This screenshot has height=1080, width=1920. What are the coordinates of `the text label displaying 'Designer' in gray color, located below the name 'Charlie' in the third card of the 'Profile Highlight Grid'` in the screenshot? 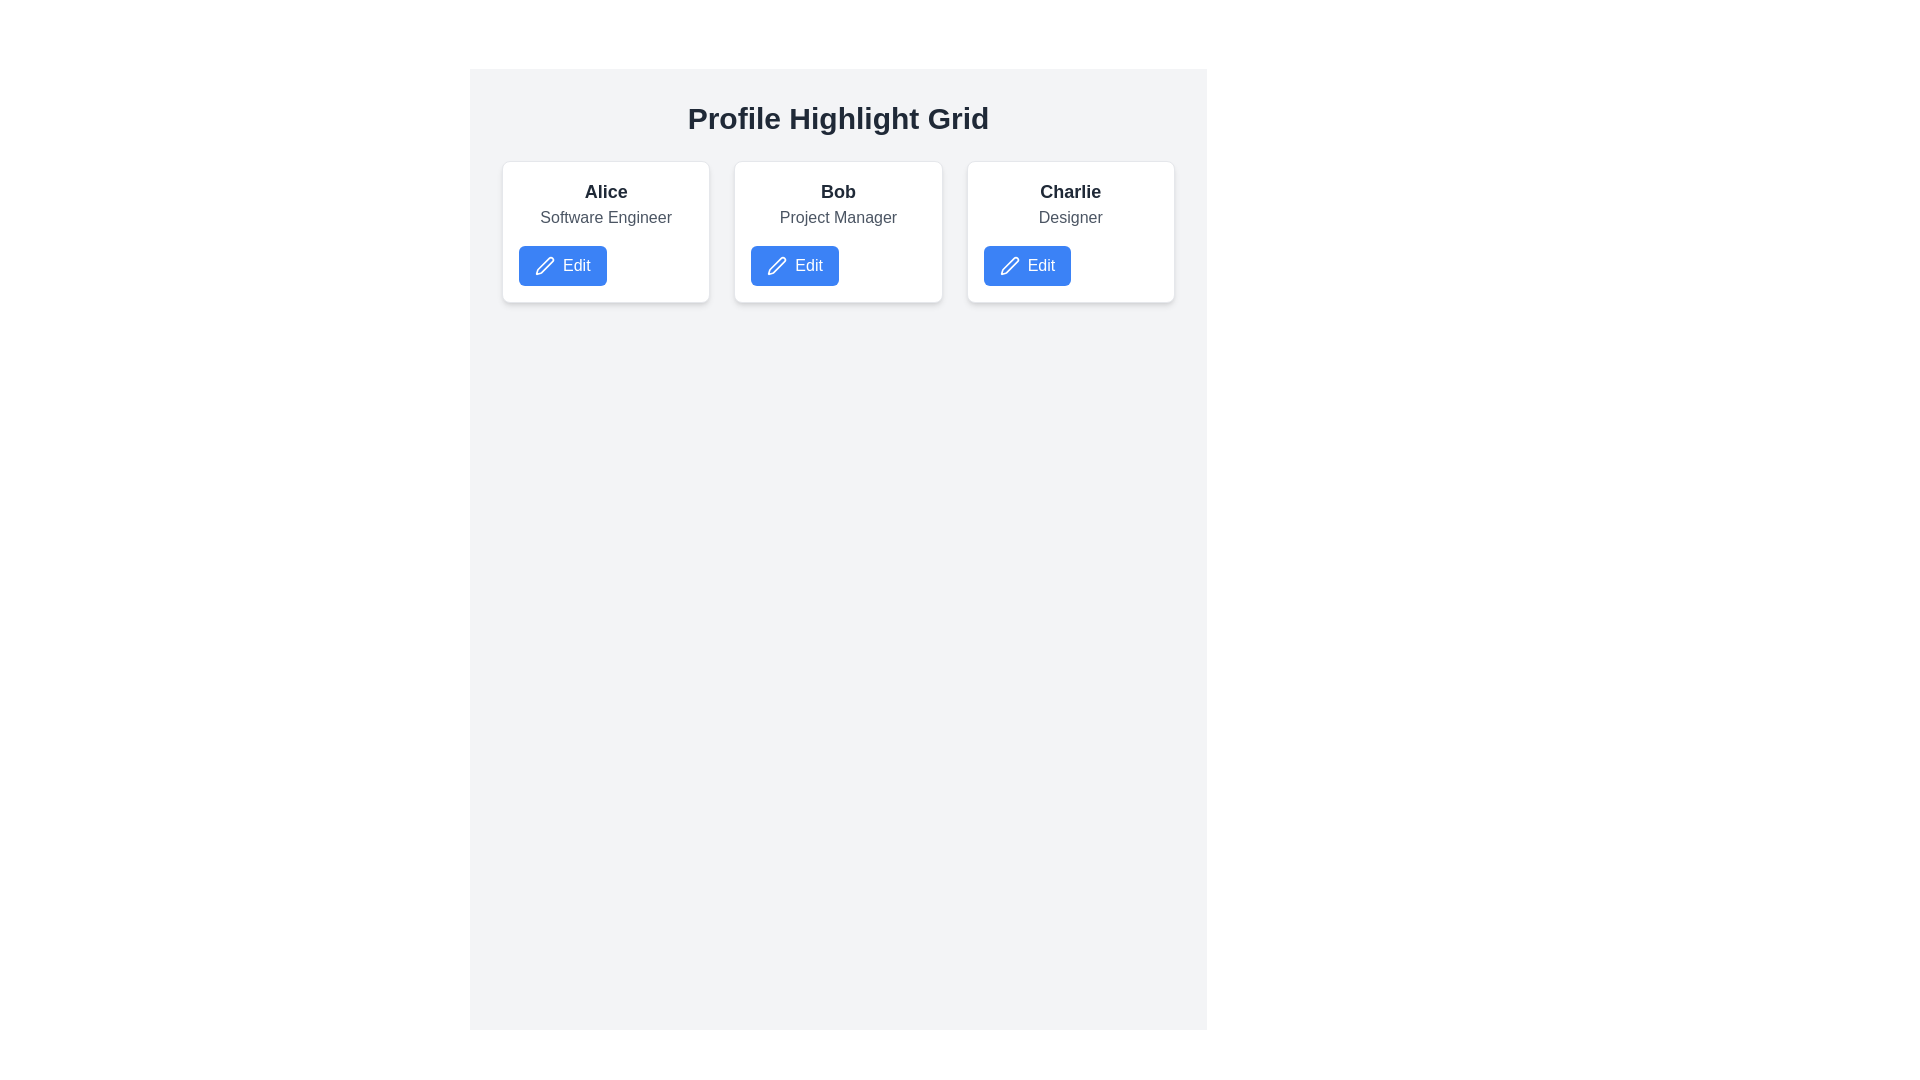 It's located at (1069, 218).